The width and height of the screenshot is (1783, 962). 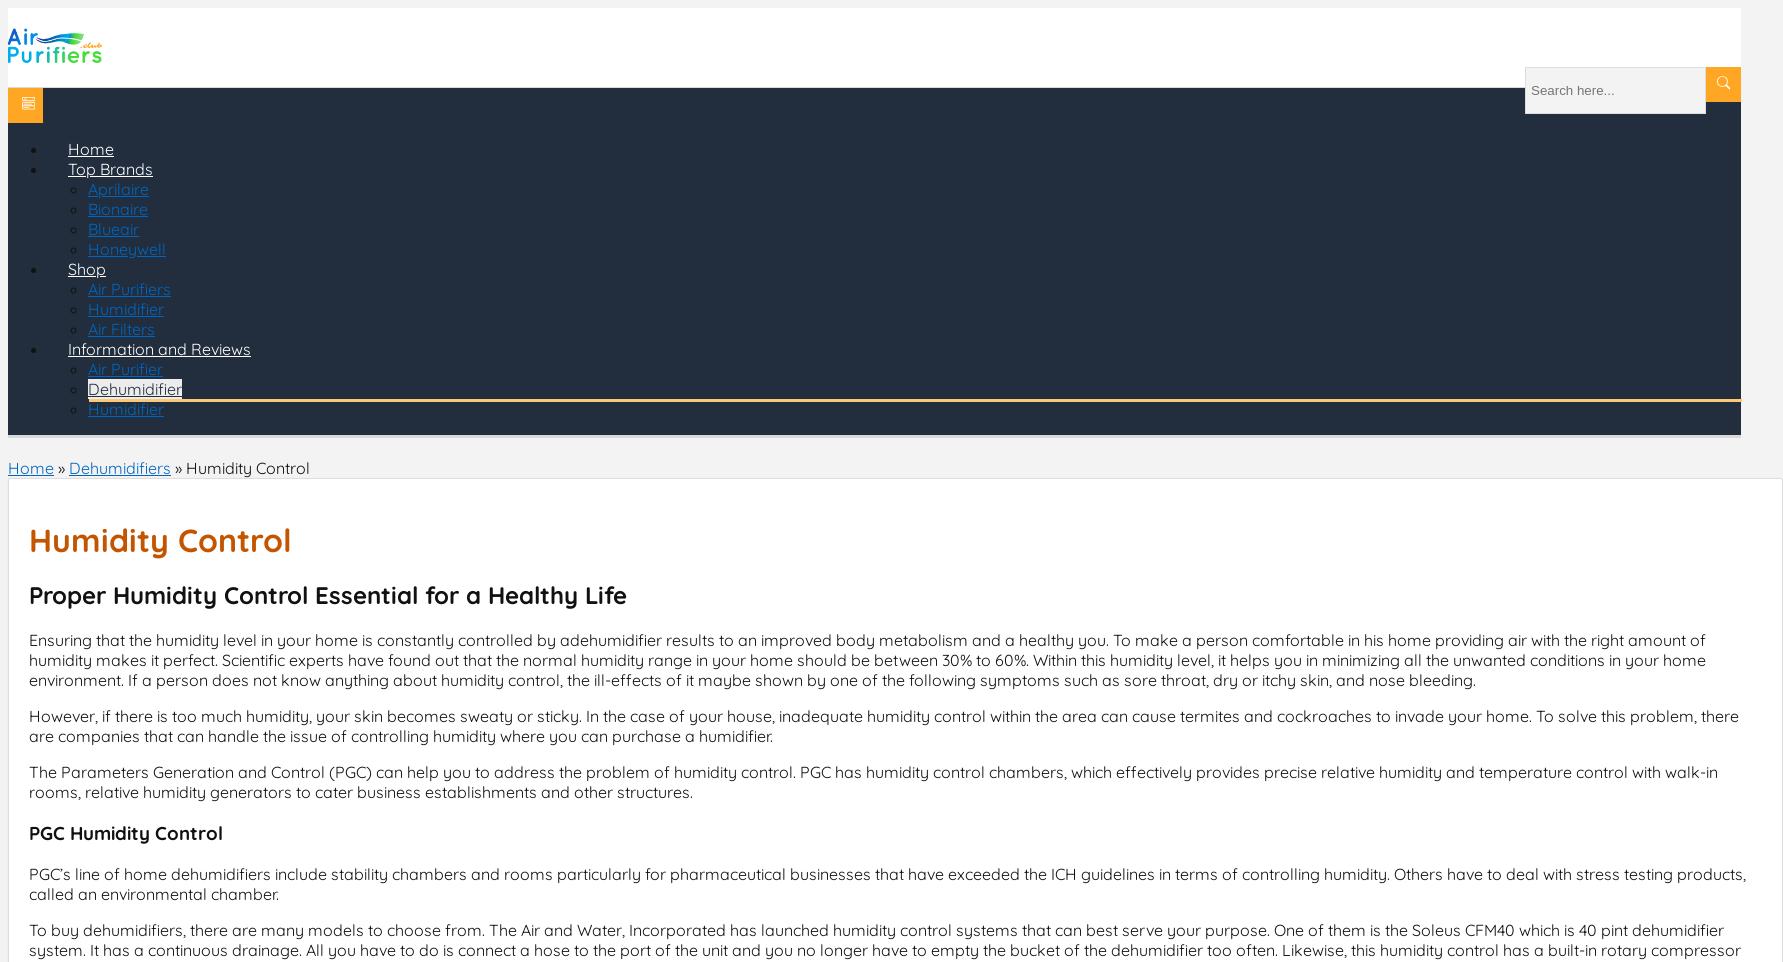 What do you see at coordinates (248, 468) in the screenshot?
I see `'Humidity Control'` at bounding box center [248, 468].